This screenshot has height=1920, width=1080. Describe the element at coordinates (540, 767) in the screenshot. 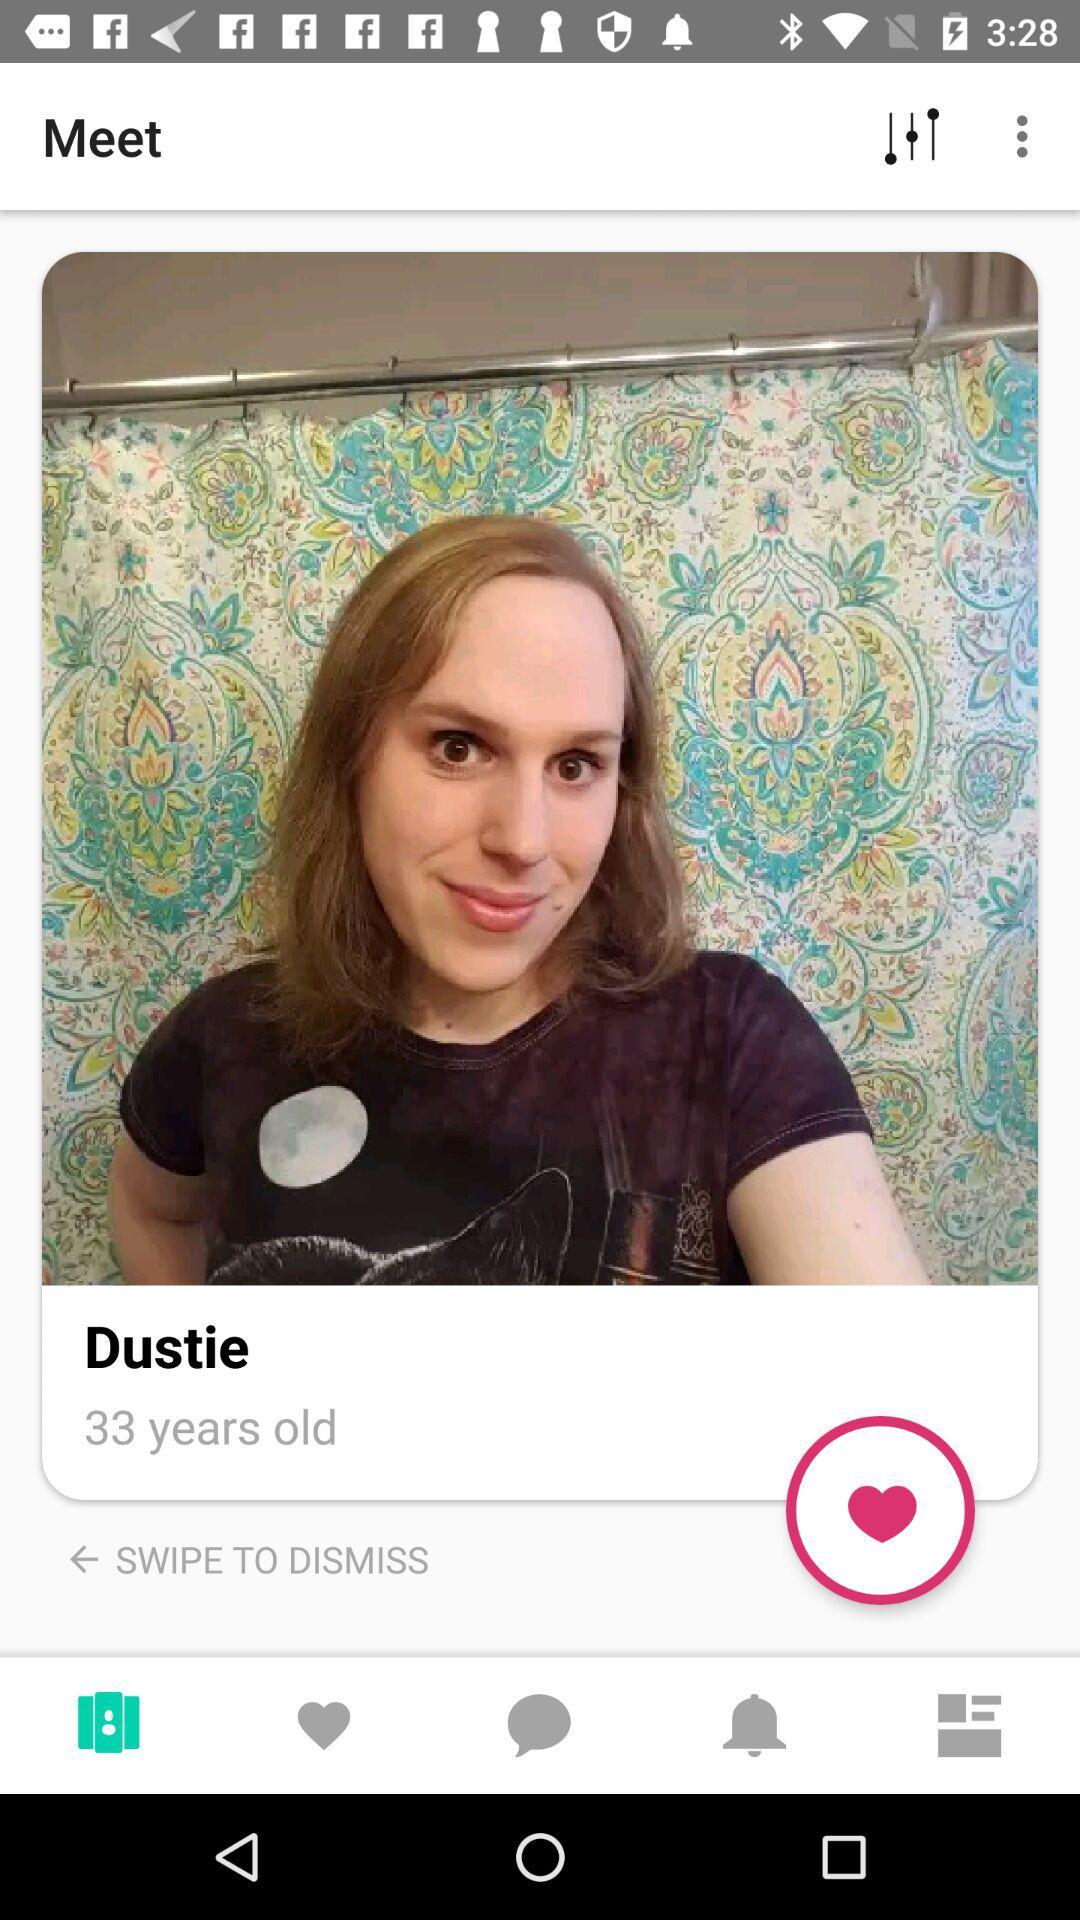

I see `photos` at that location.